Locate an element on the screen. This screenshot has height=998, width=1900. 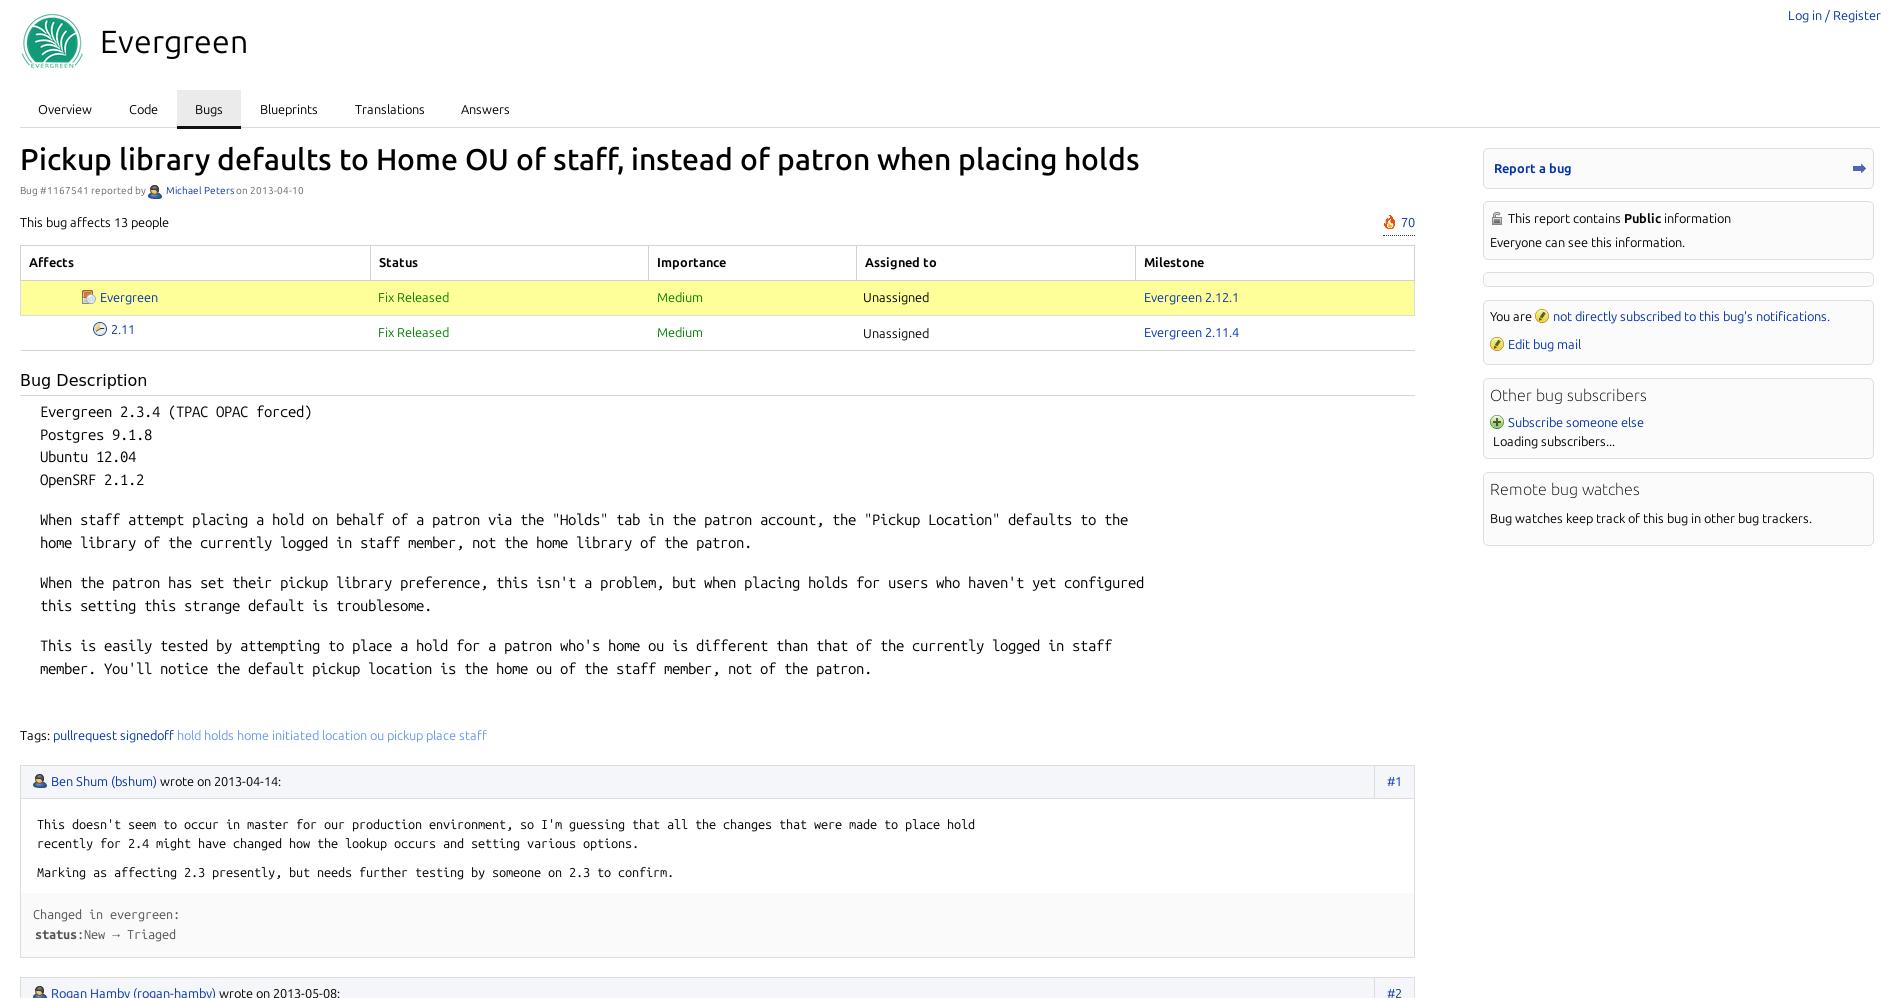
'2.11' is located at coordinates (110, 328).